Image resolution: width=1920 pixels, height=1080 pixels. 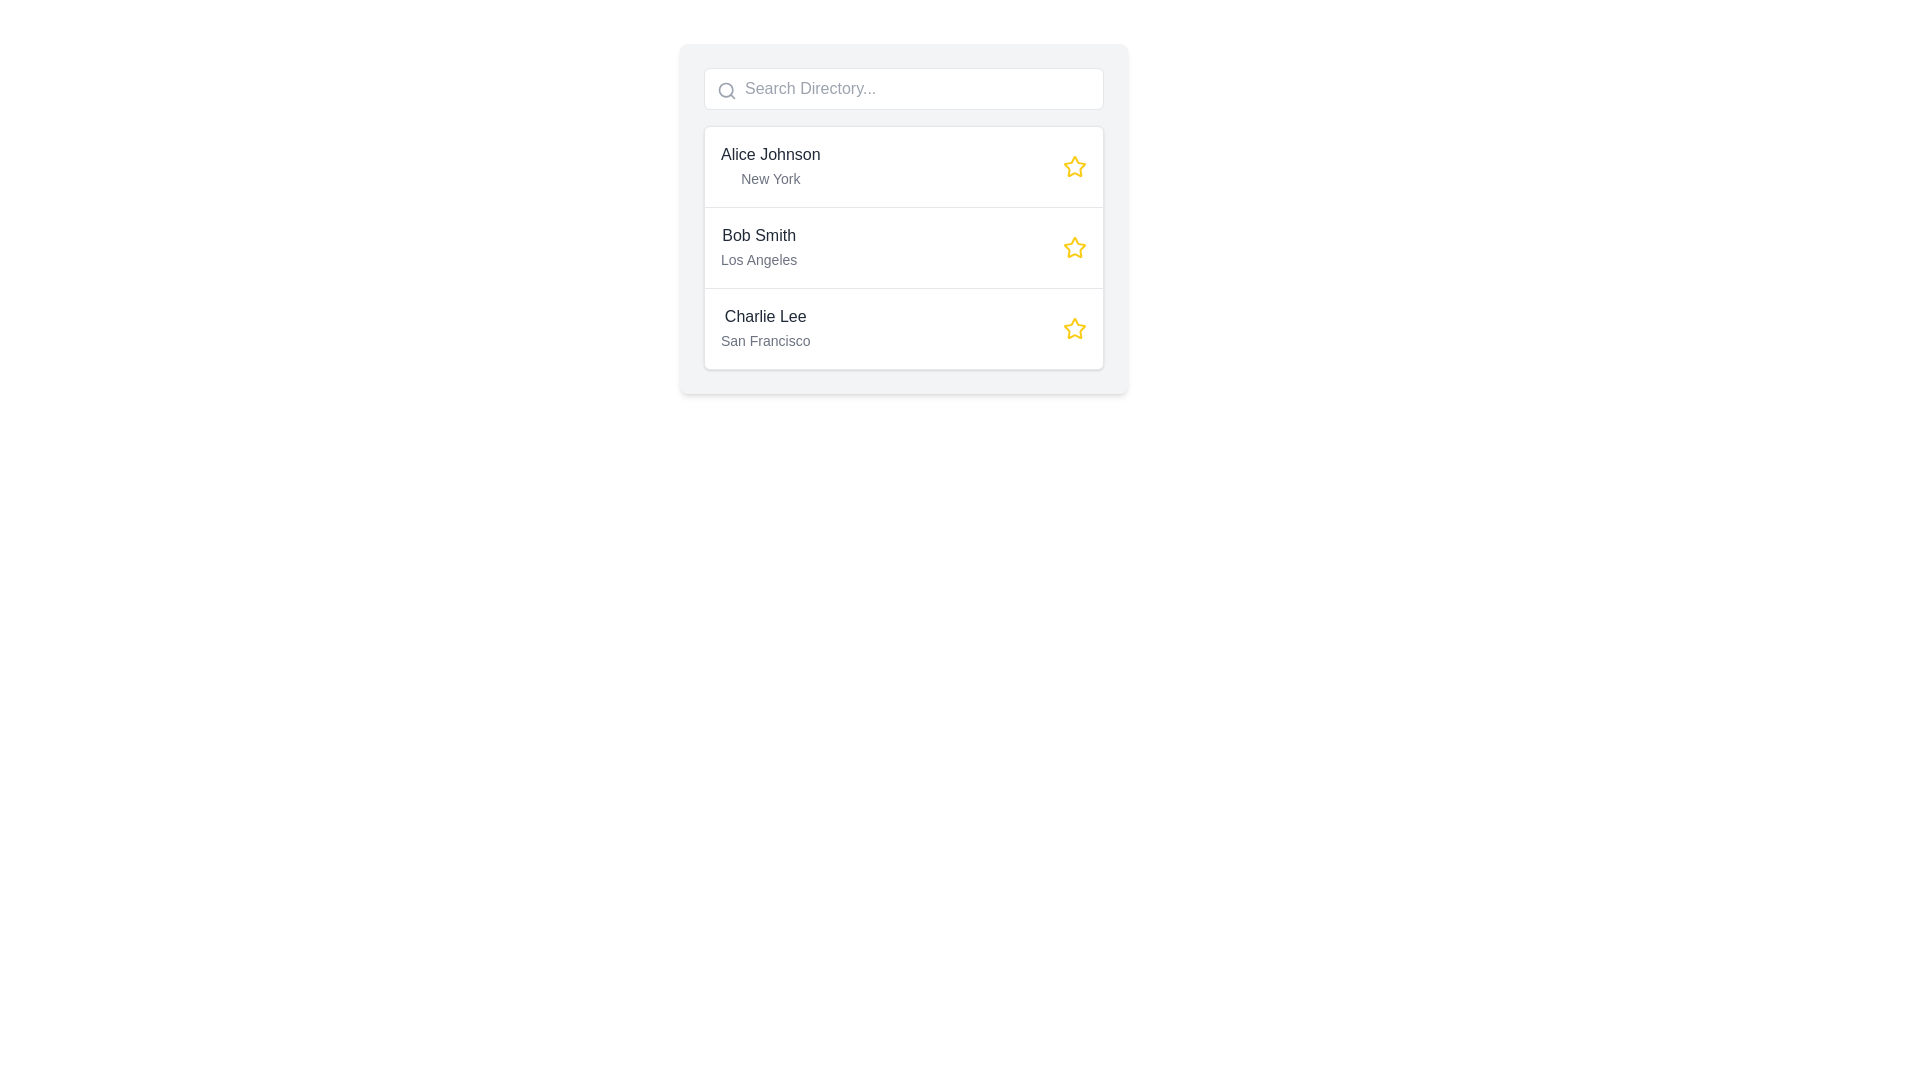 What do you see at coordinates (902, 219) in the screenshot?
I see `the second list item in the user directory interface, which has a light gray background and contains a name and location, positioned directly below the first item` at bounding box center [902, 219].